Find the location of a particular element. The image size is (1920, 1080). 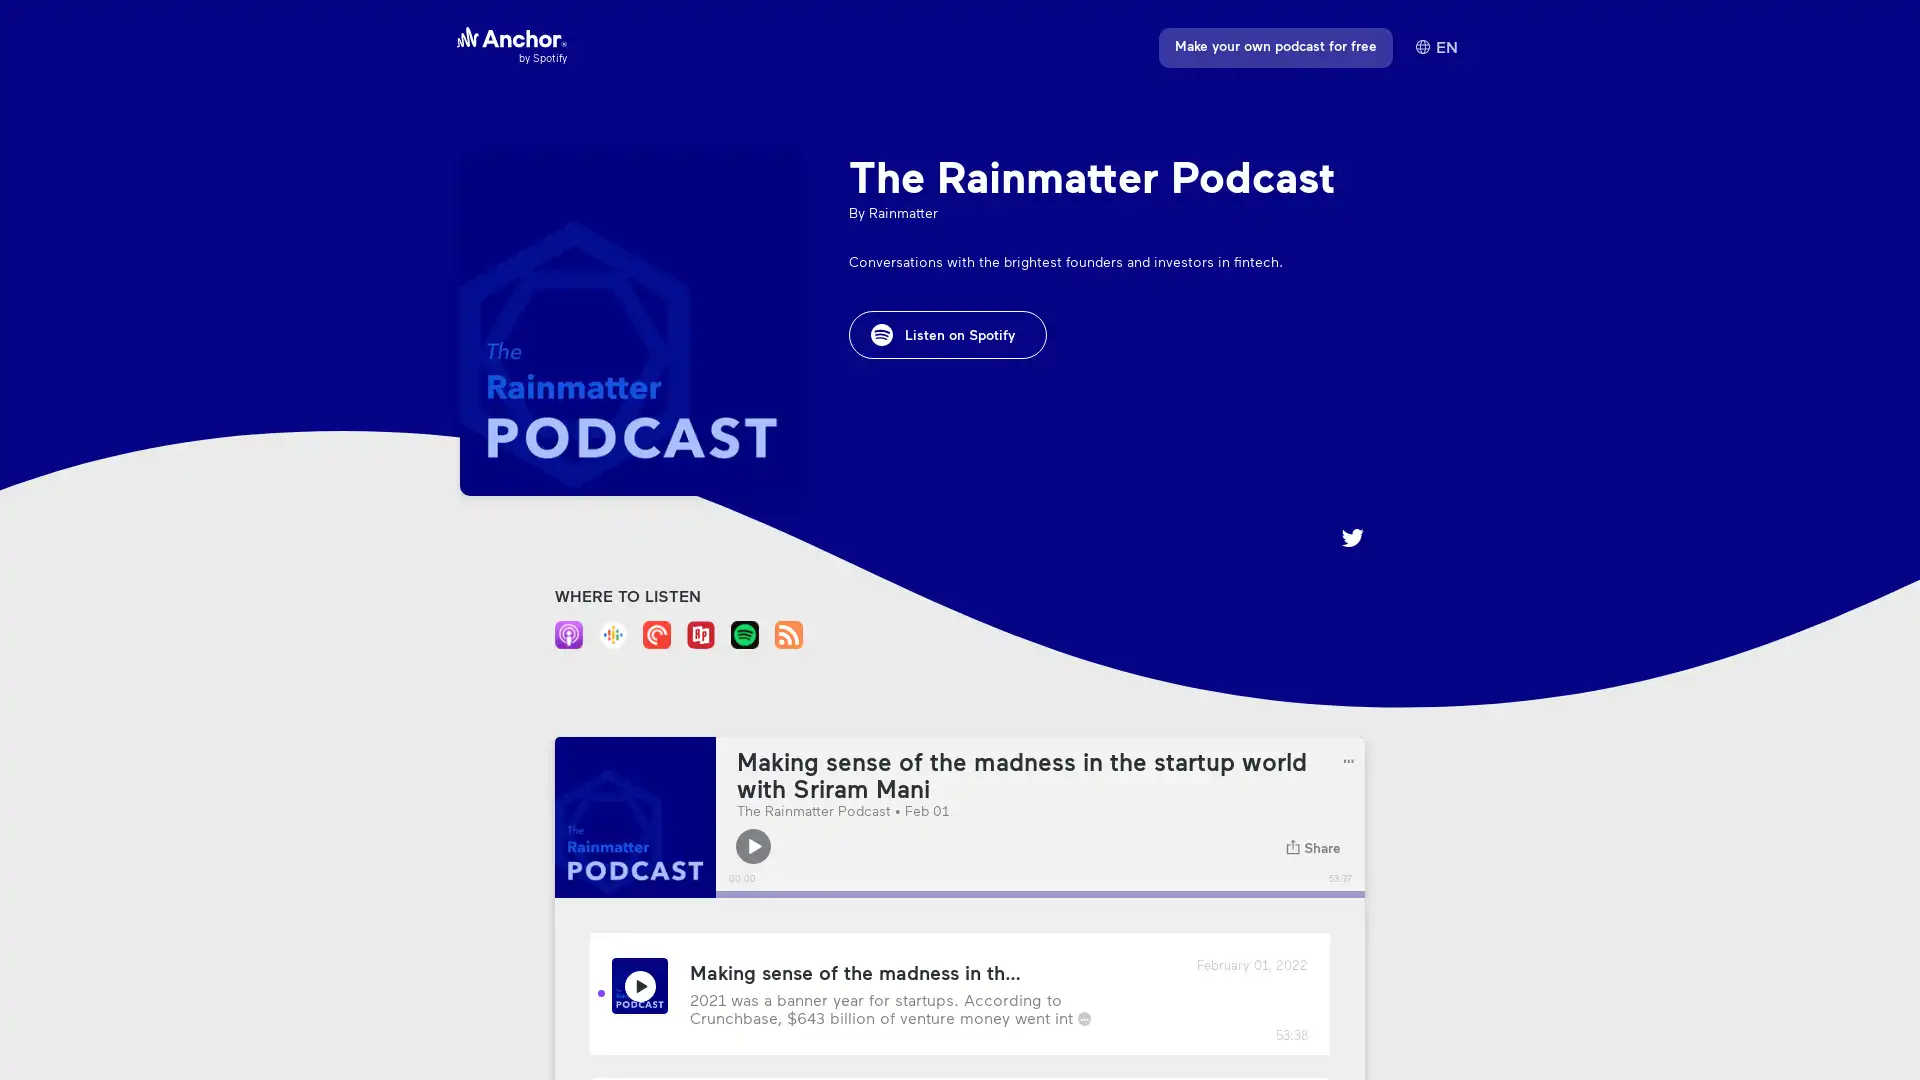

Play or pause is located at coordinates (752, 846).